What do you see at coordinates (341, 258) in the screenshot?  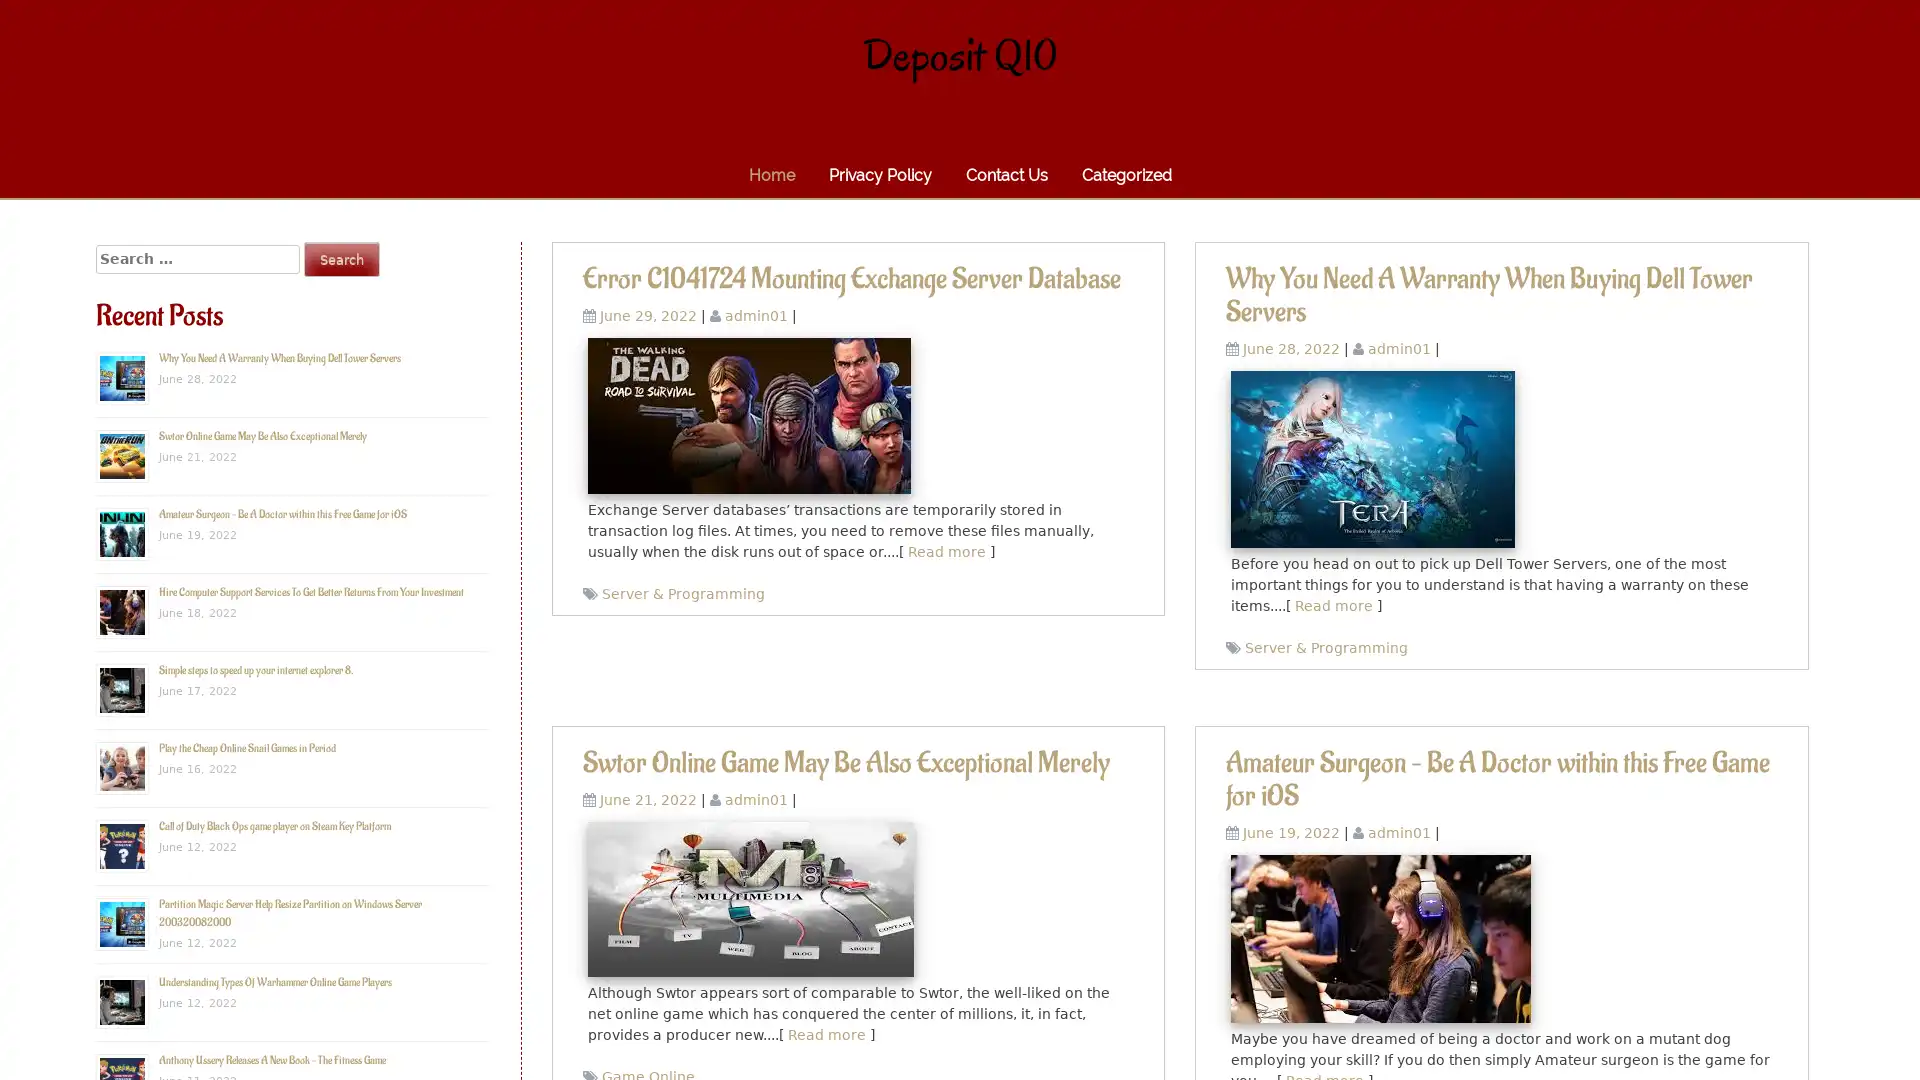 I see `Search` at bounding box center [341, 258].